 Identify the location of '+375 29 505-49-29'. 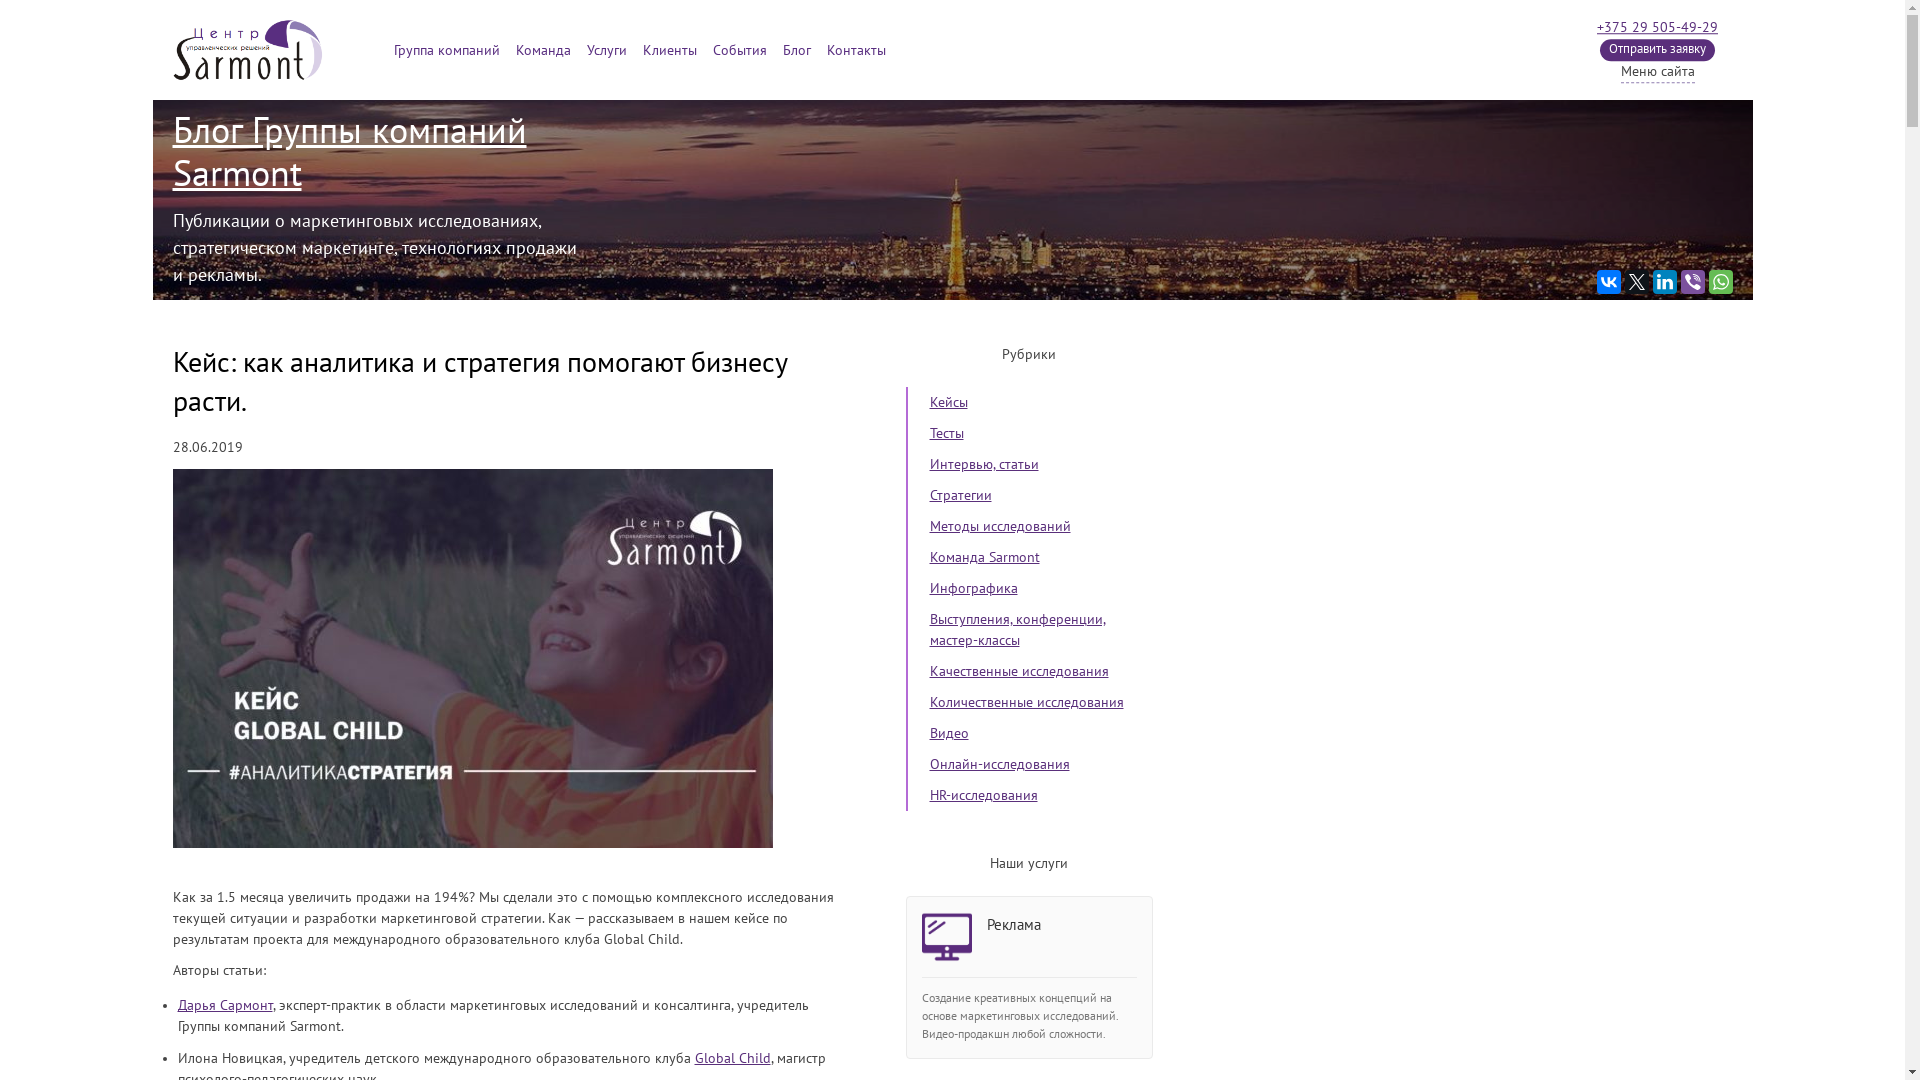
(1596, 27).